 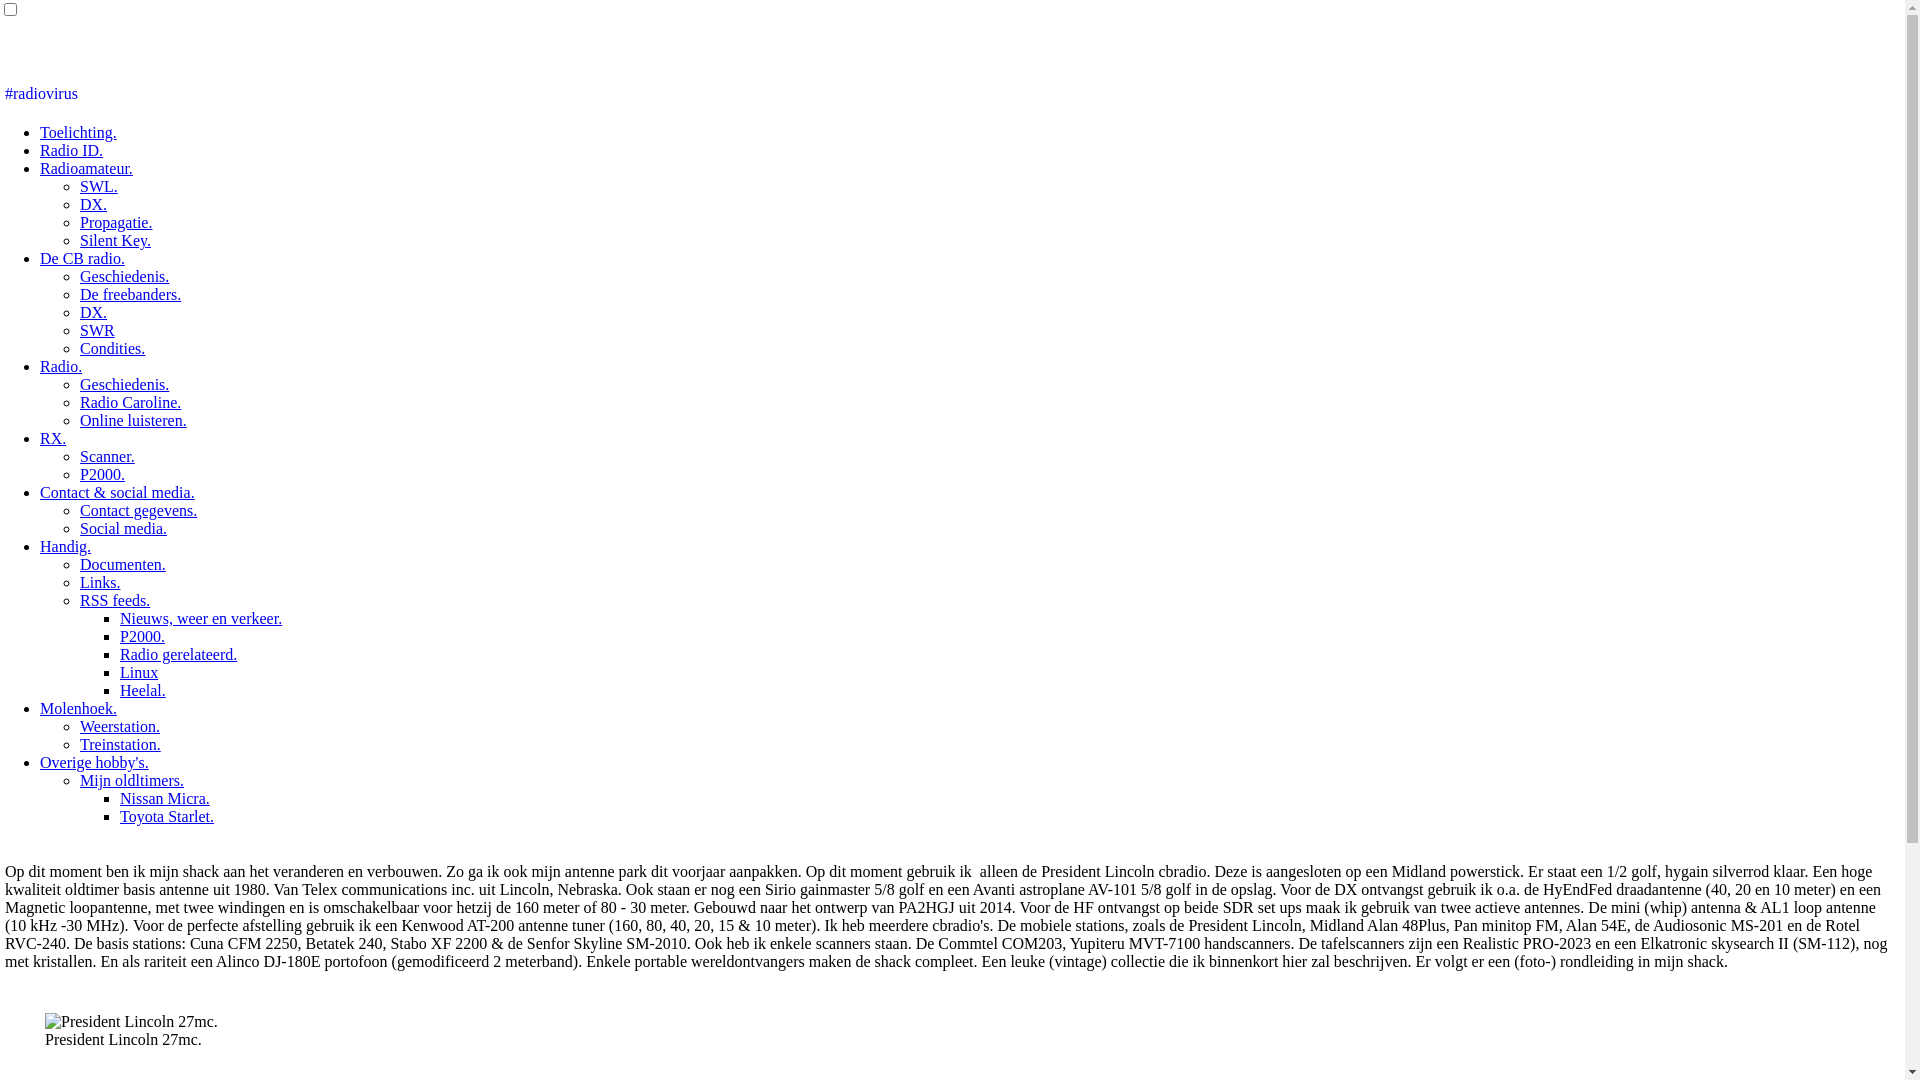 I want to click on 'Scanner.', so click(x=106, y=456).